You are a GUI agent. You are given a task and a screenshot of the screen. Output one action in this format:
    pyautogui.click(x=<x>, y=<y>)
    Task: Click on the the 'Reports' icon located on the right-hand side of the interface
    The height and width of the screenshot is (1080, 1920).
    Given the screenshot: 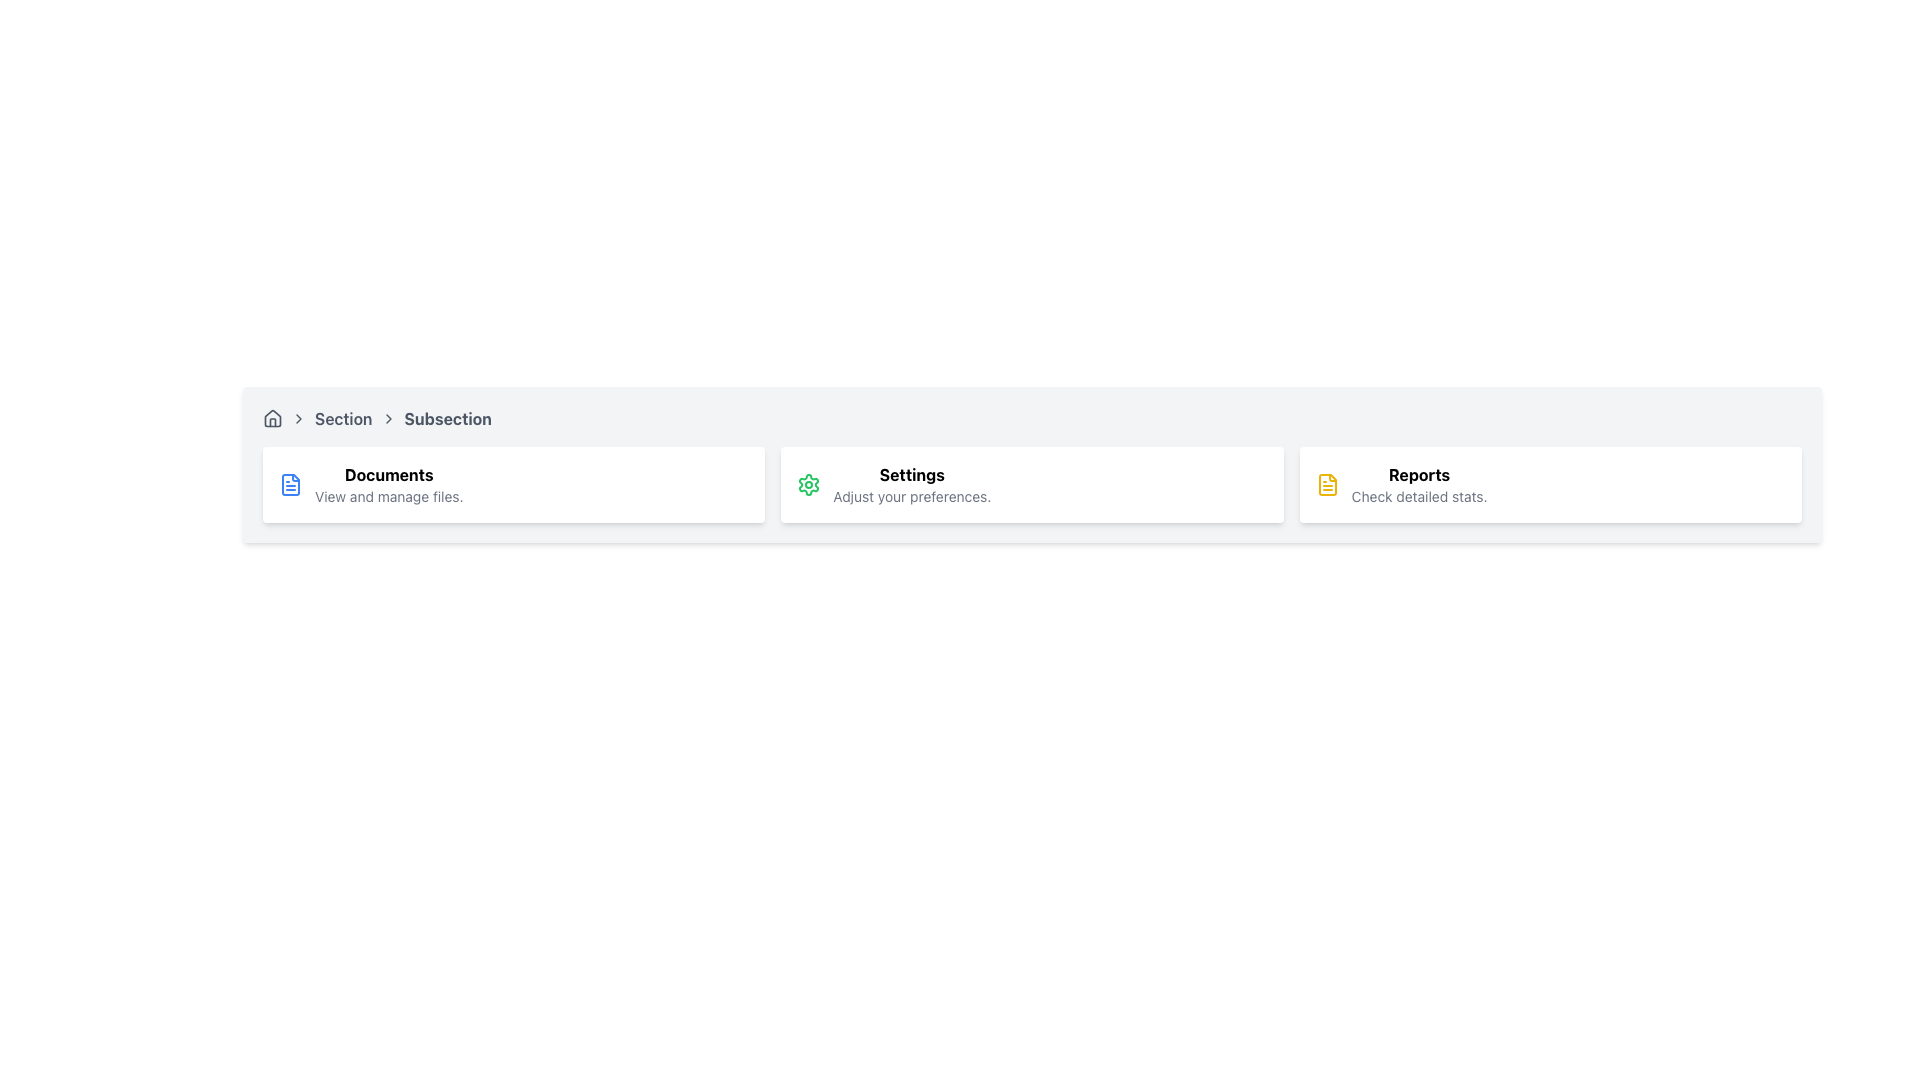 What is the action you would take?
    pyautogui.click(x=1327, y=485)
    